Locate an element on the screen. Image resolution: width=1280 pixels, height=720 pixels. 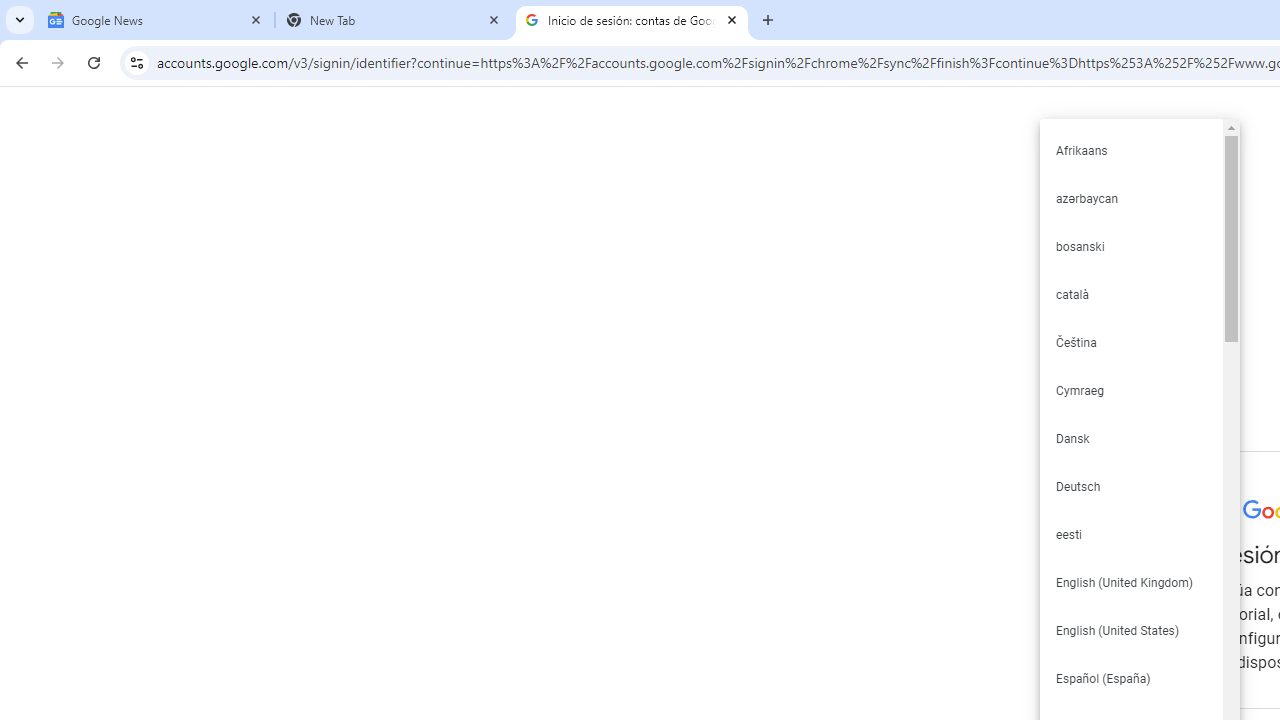
'Search tabs' is located at coordinates (20, 20).